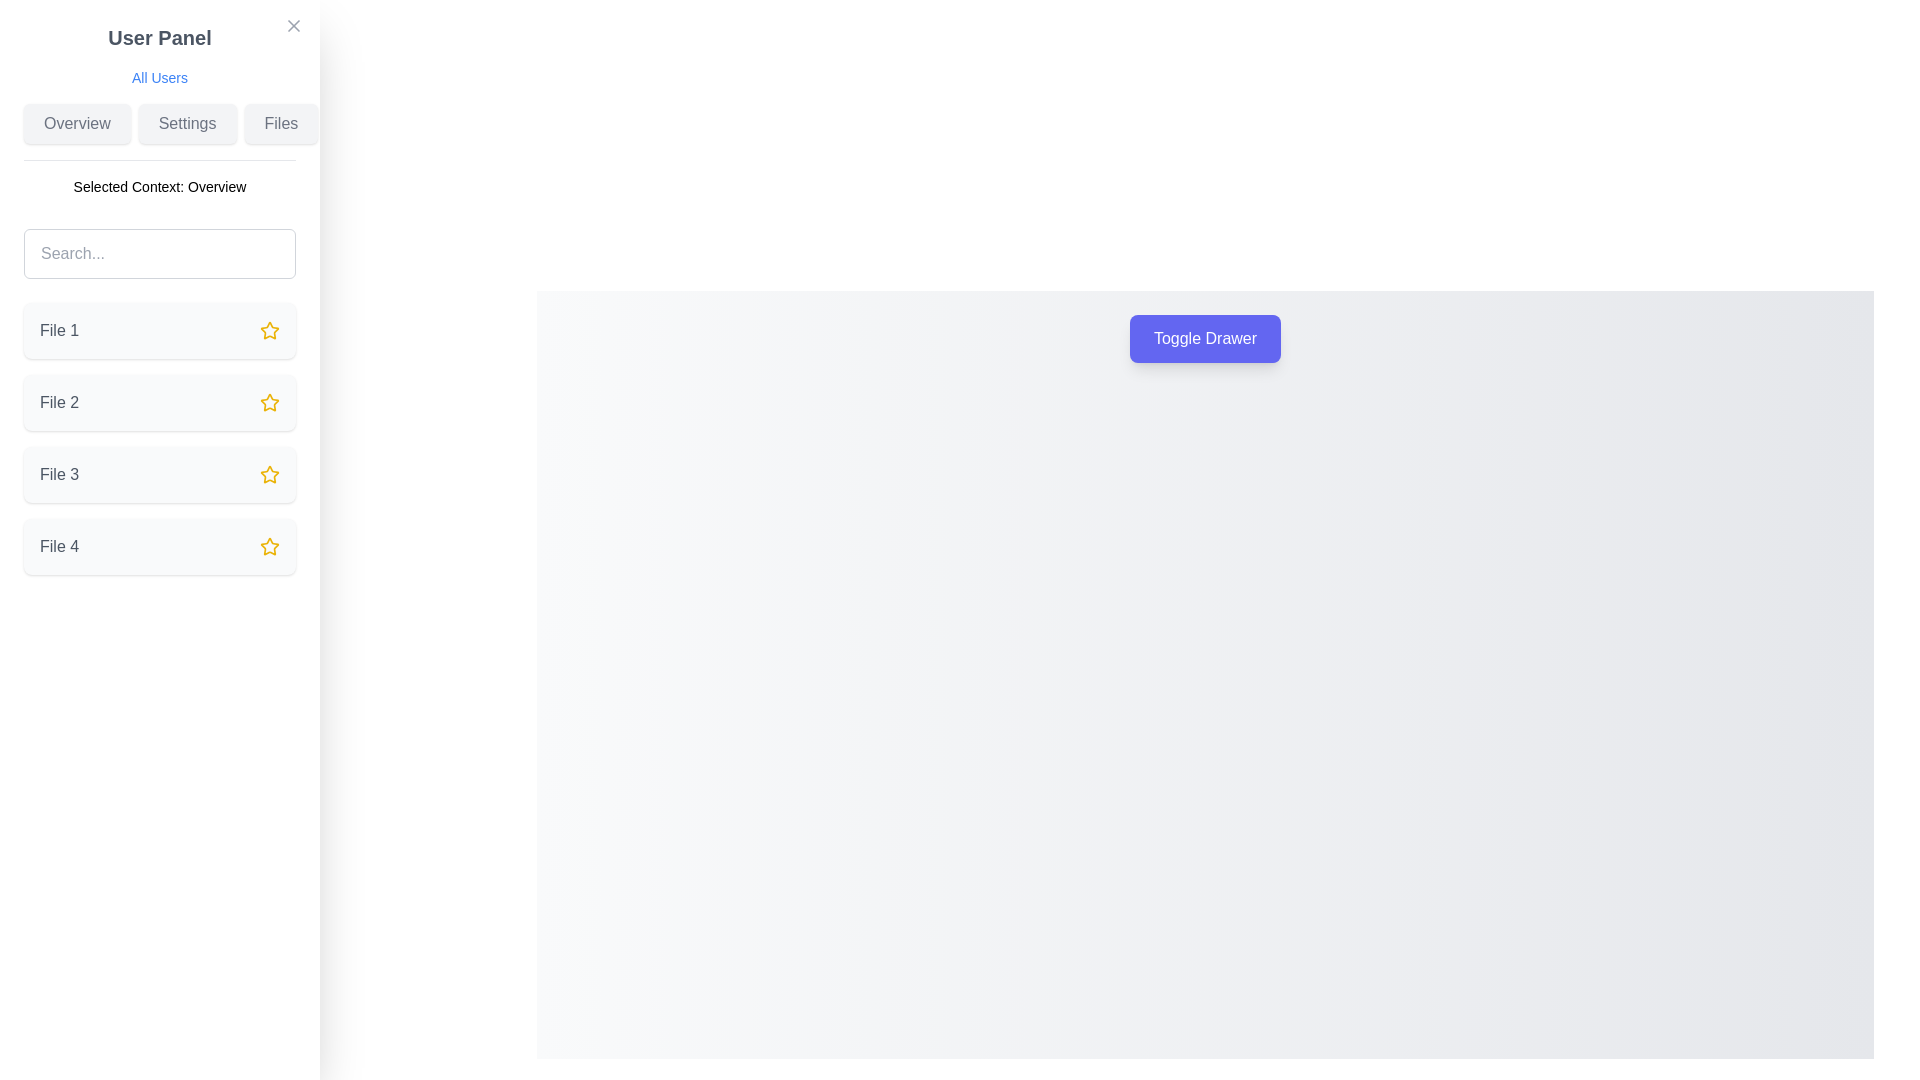 The image size is (1920, 1080). Describe the element at coordinates (268, 402) in the screenshot. I see `the star-shaped icon associated with 'File 2'` at that location.